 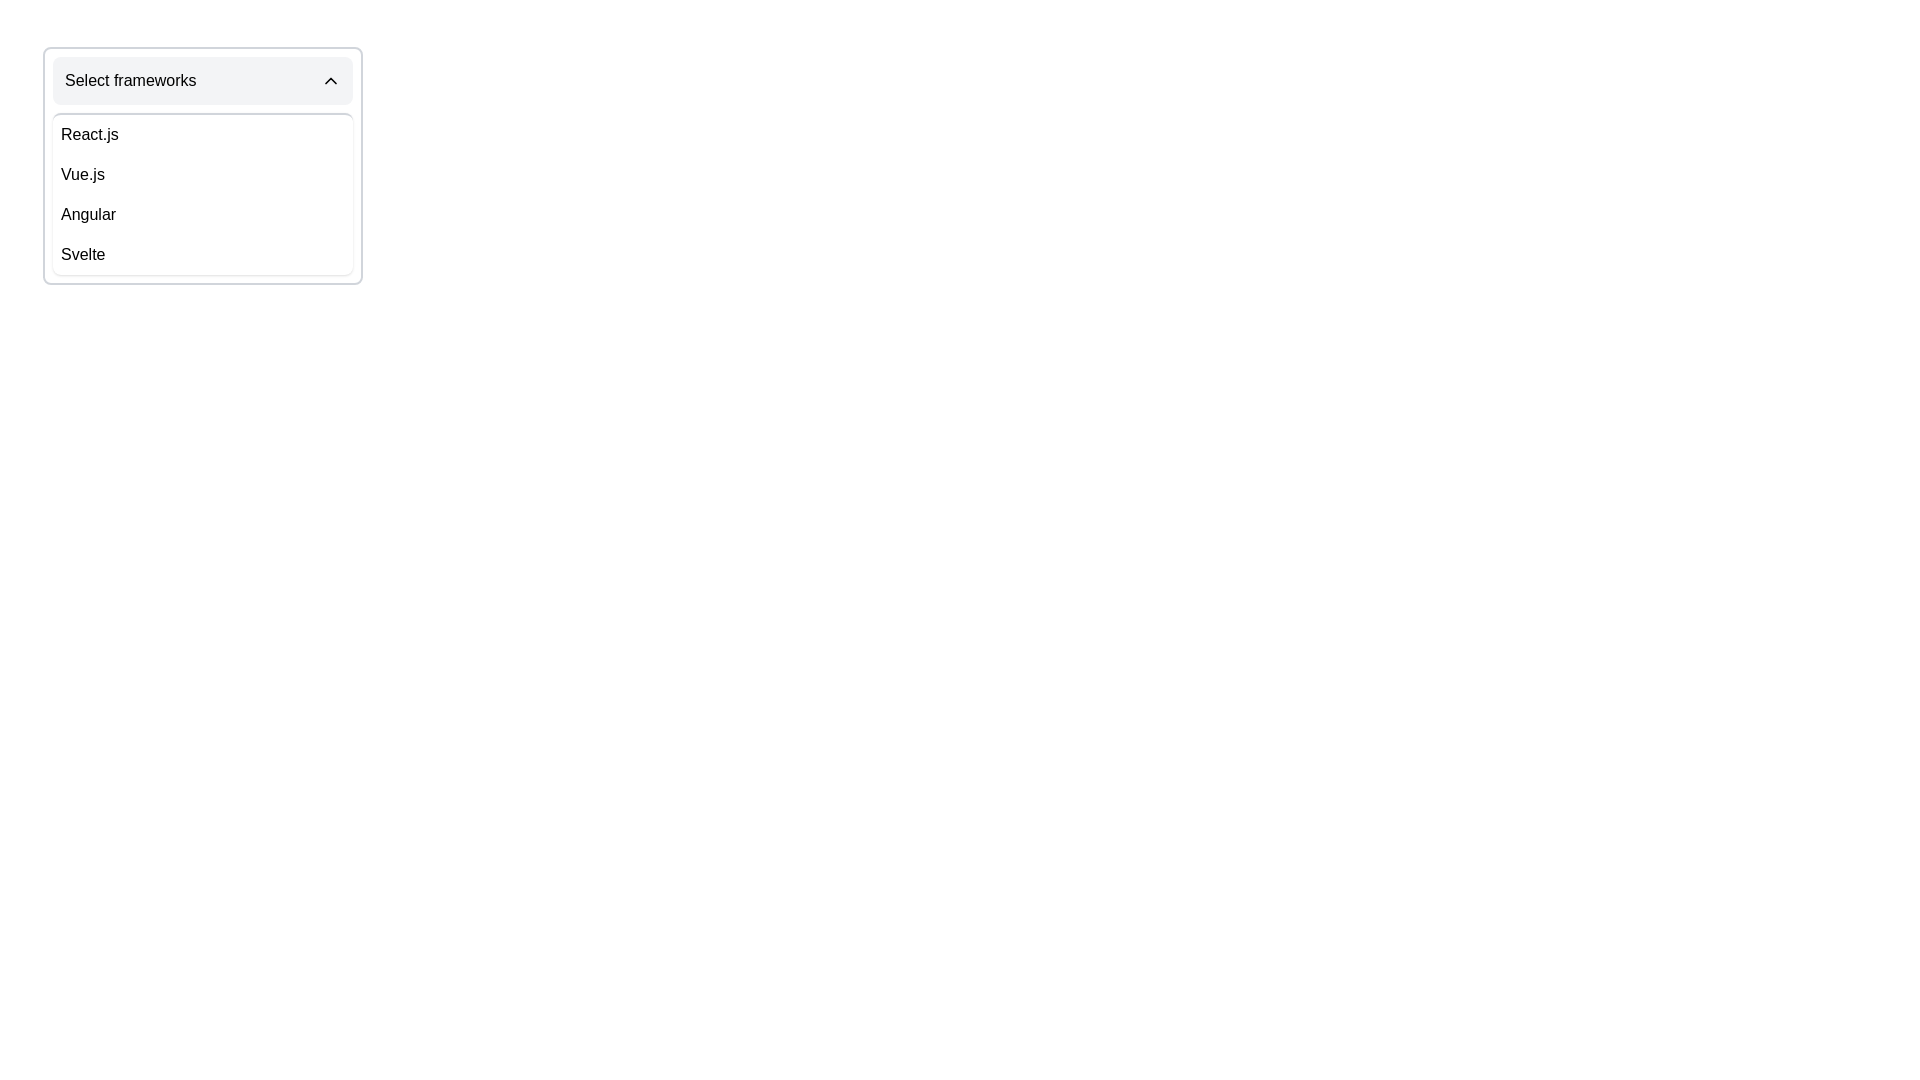 I want to click on the dropdown menu item displaying 'Angular', so click(x=87, y=215).